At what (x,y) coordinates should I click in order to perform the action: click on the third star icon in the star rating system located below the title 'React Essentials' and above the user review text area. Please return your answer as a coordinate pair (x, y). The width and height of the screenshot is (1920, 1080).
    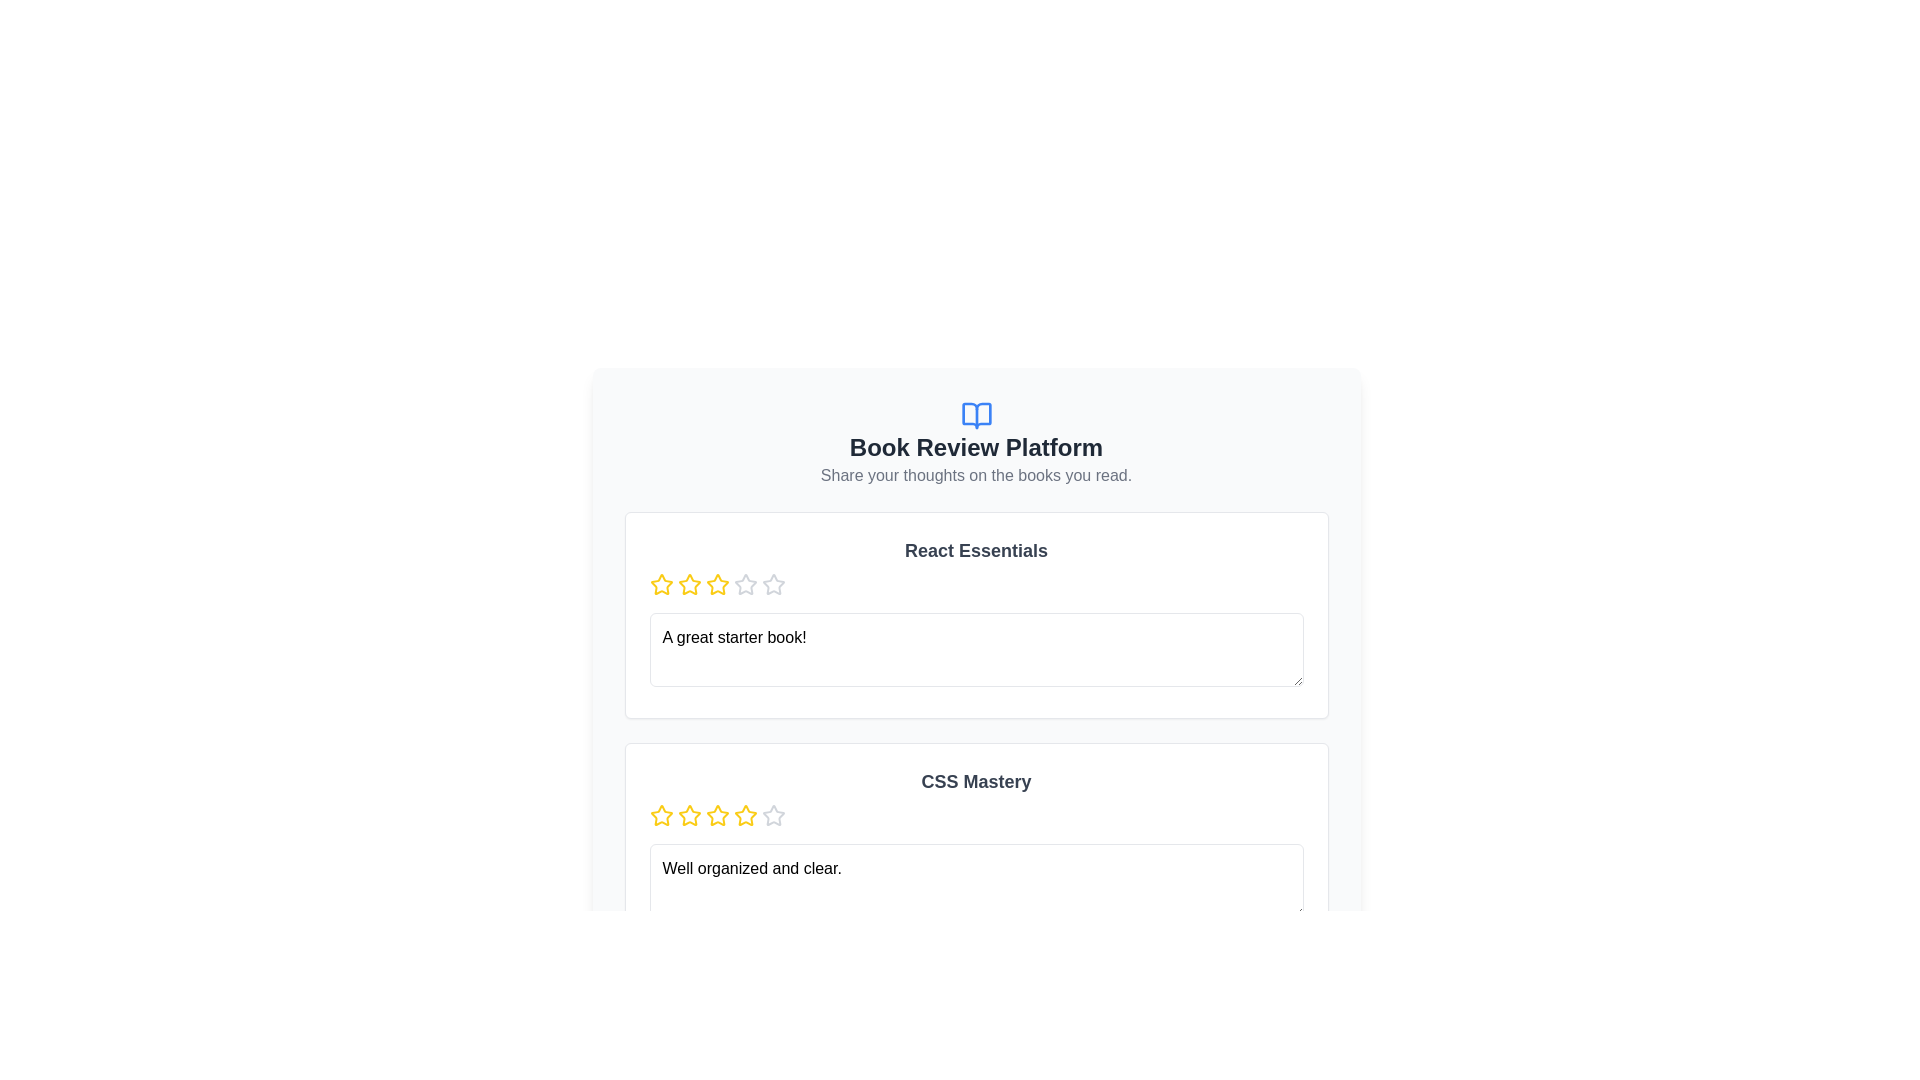
    Looking at the image, I should click on (717, 585).